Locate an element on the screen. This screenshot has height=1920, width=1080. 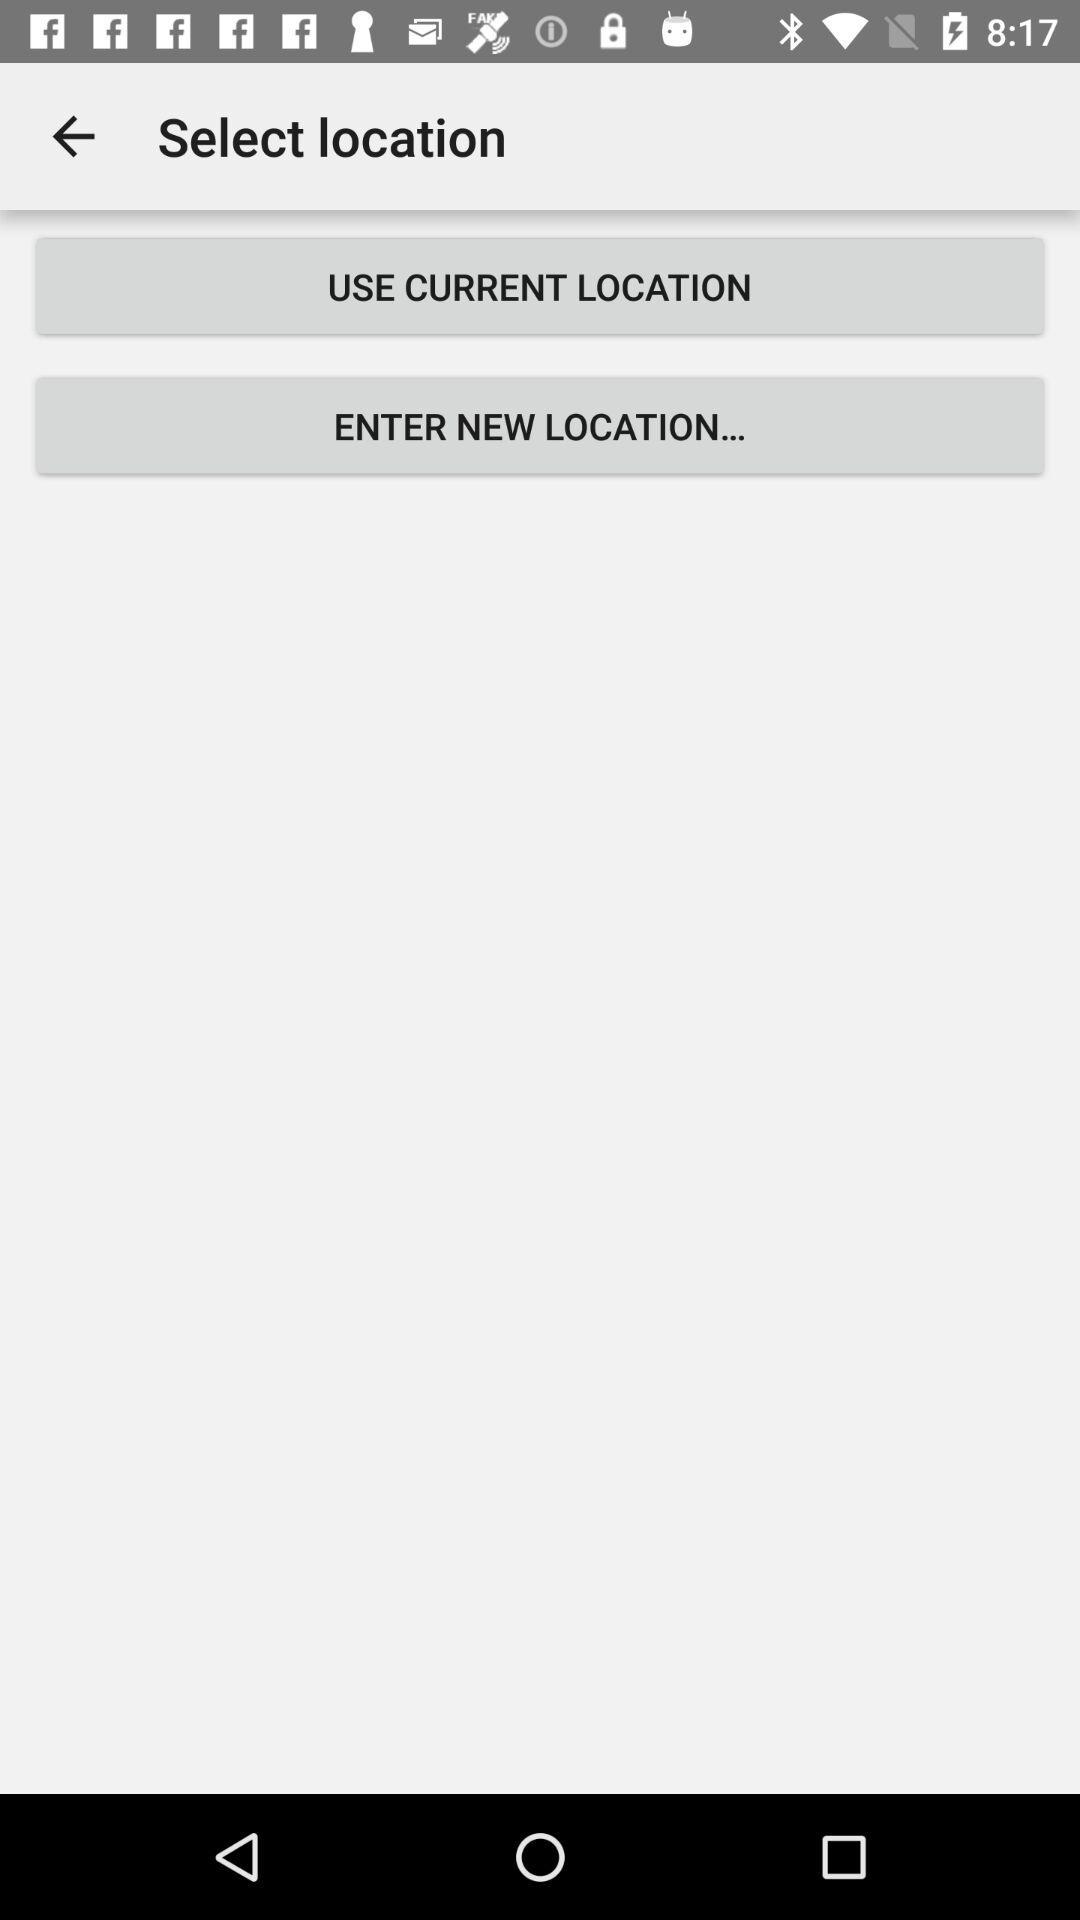
the item to the left of select location is located at coordinates (72, 135).